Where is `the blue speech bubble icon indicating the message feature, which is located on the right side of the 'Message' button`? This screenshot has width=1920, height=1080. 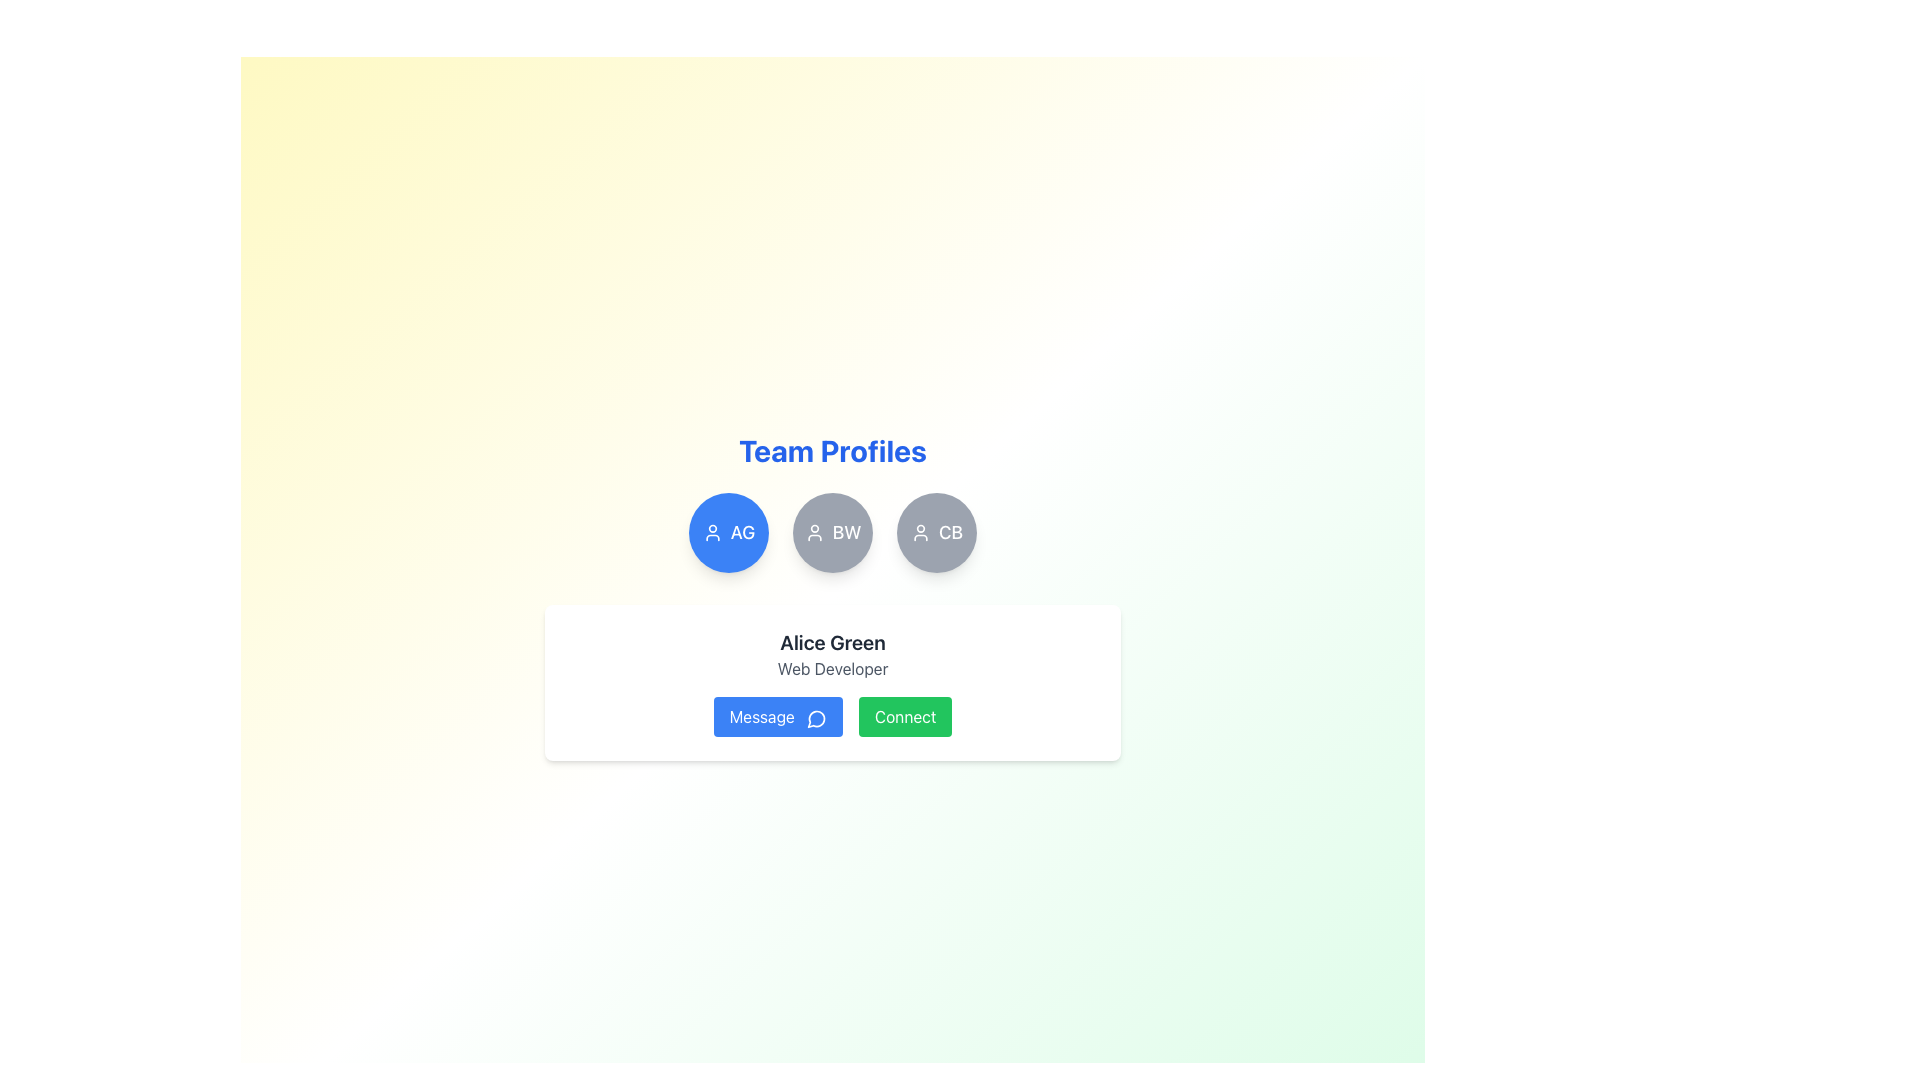 the blue speech bubble icon indicating the message feature, which is located on the right side of the 'Message' button is located at coordinates (816, 717).